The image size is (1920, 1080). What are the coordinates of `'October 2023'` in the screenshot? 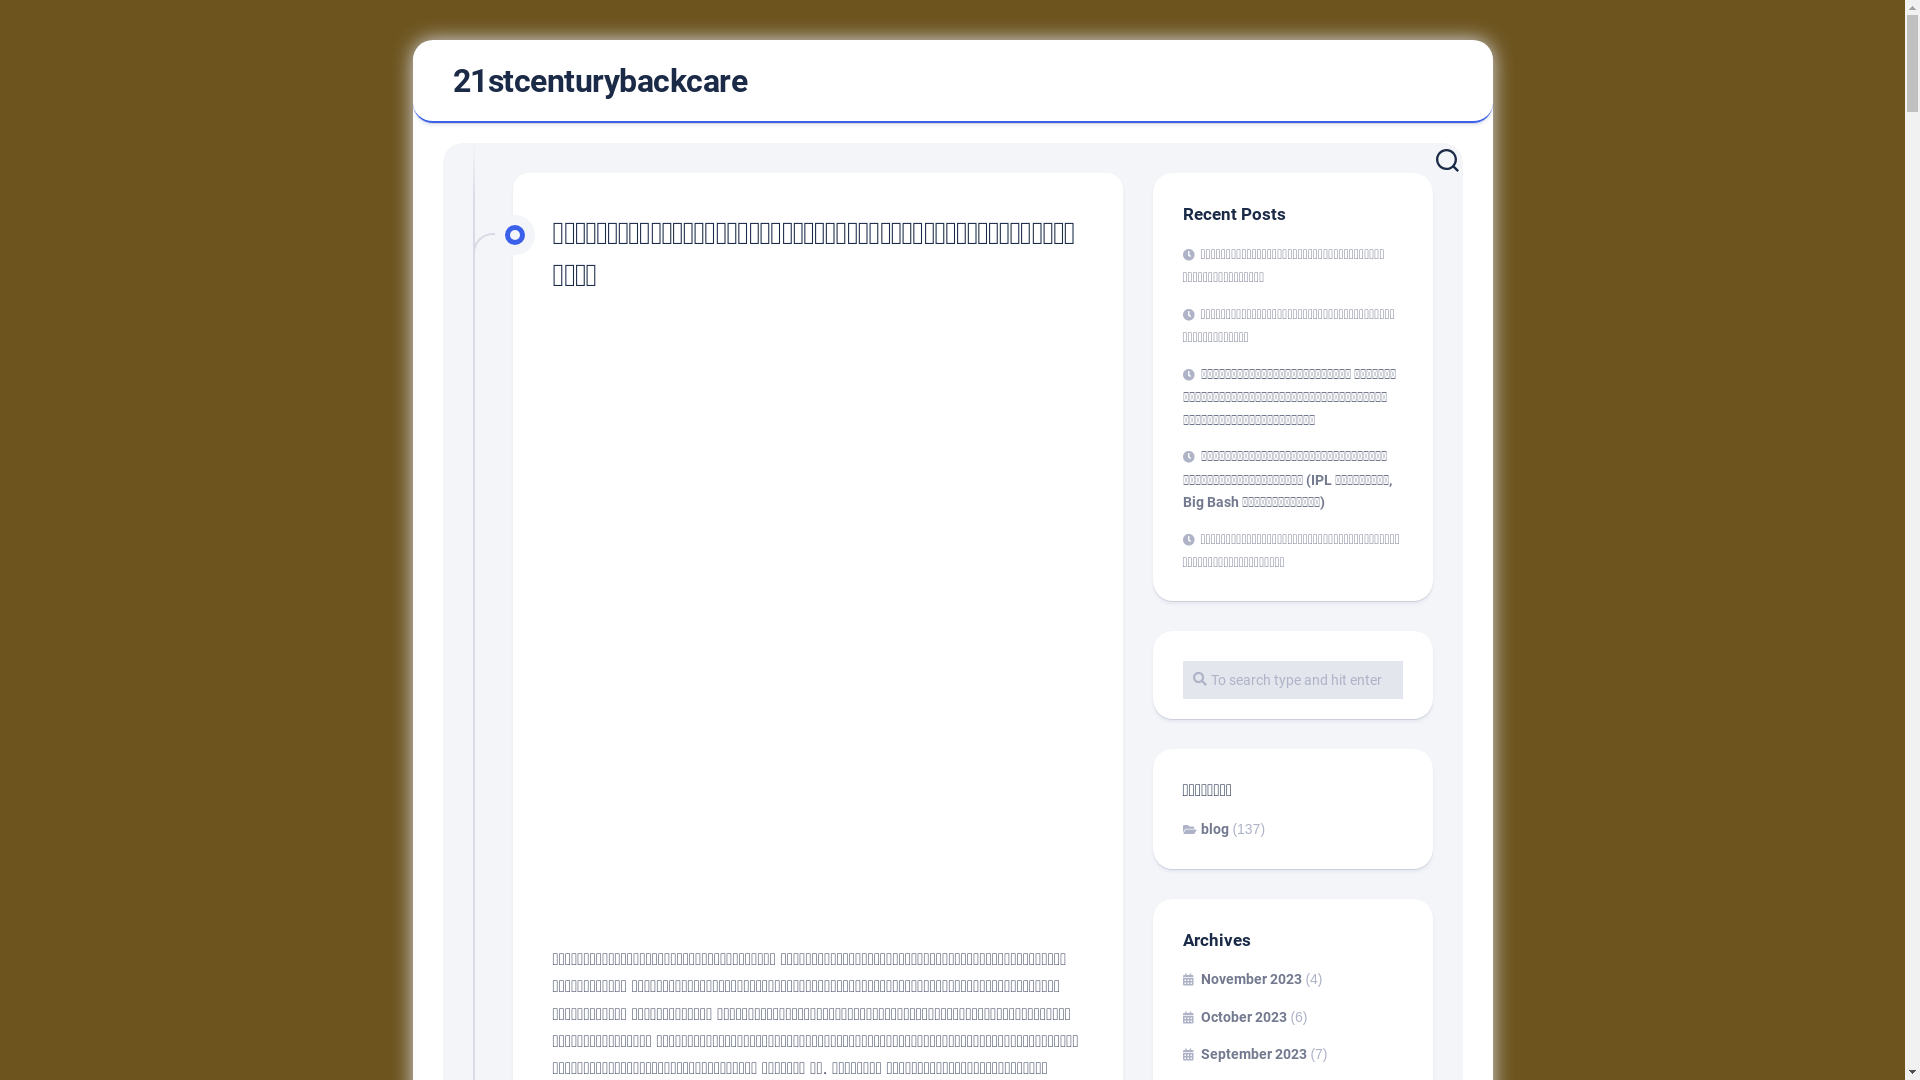 It's located at (1232, 1015).